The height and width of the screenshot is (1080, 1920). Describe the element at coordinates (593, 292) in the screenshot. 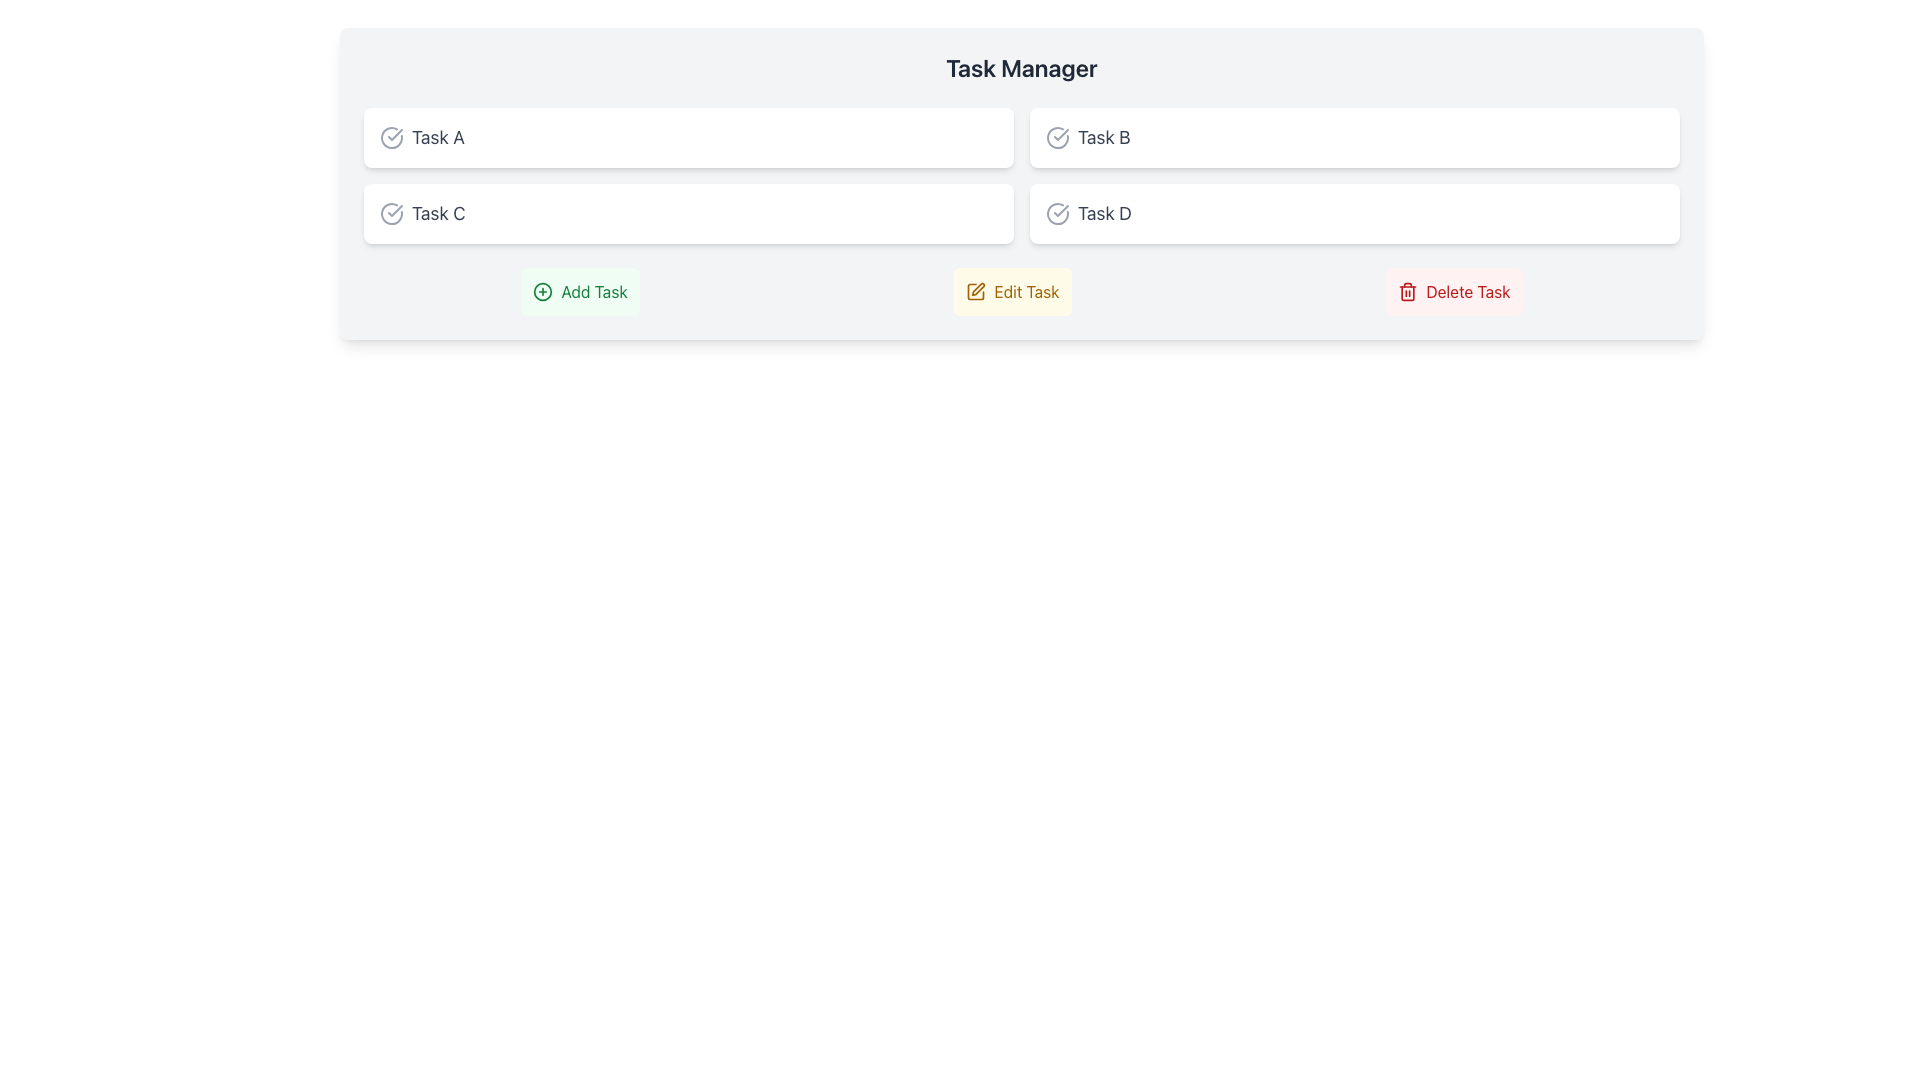

I see `the textual label within the 'Add Task' button, which is visually centered between the green 'Add Task' button and the yellow 'Edit Task' button` at that location.